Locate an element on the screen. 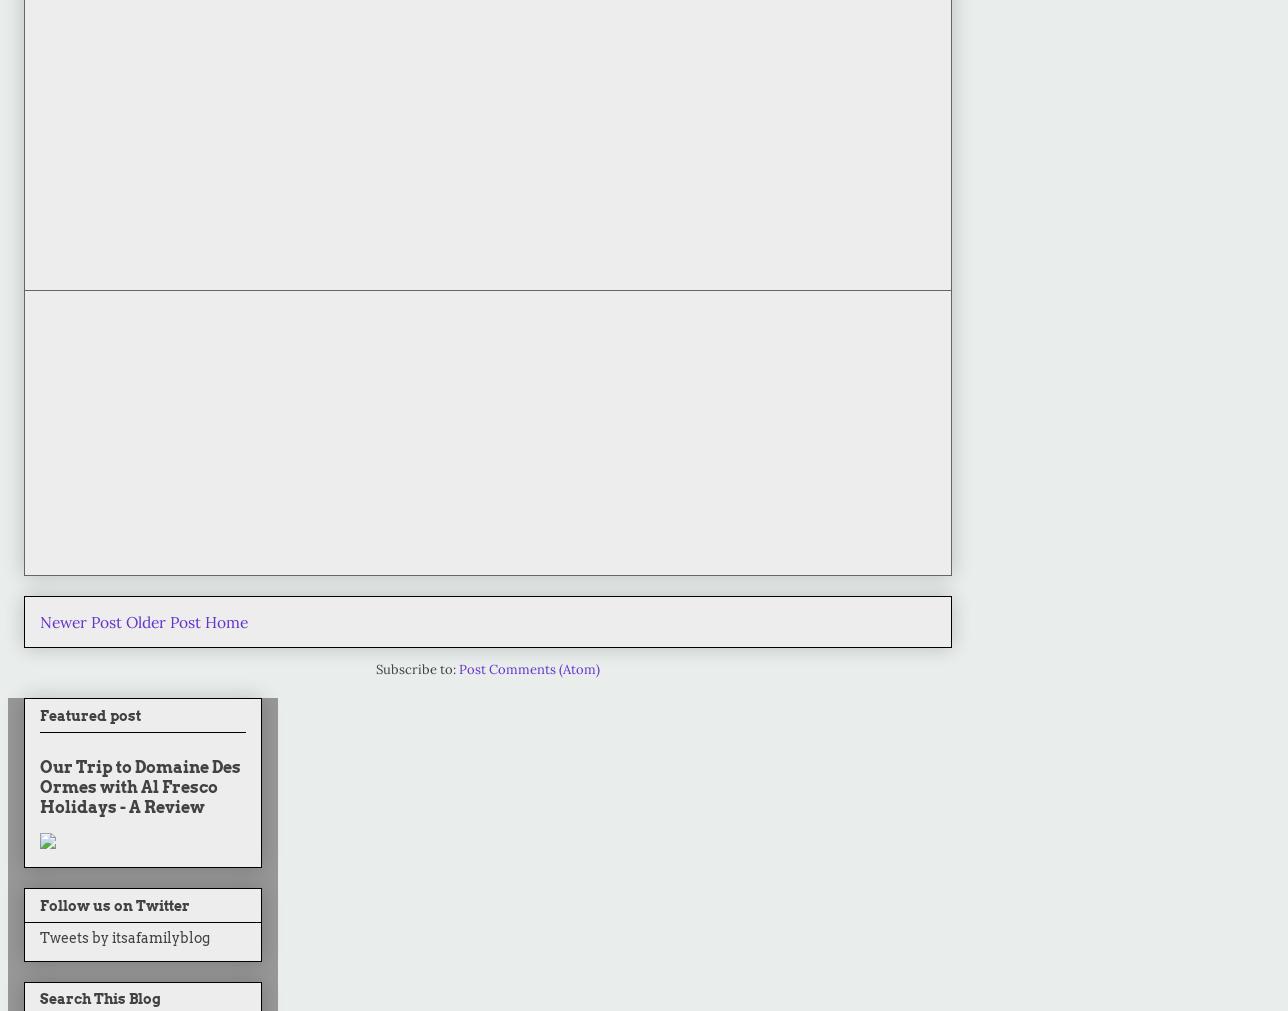  'Follow us on Twitter' is located at coordinates (115, 905).